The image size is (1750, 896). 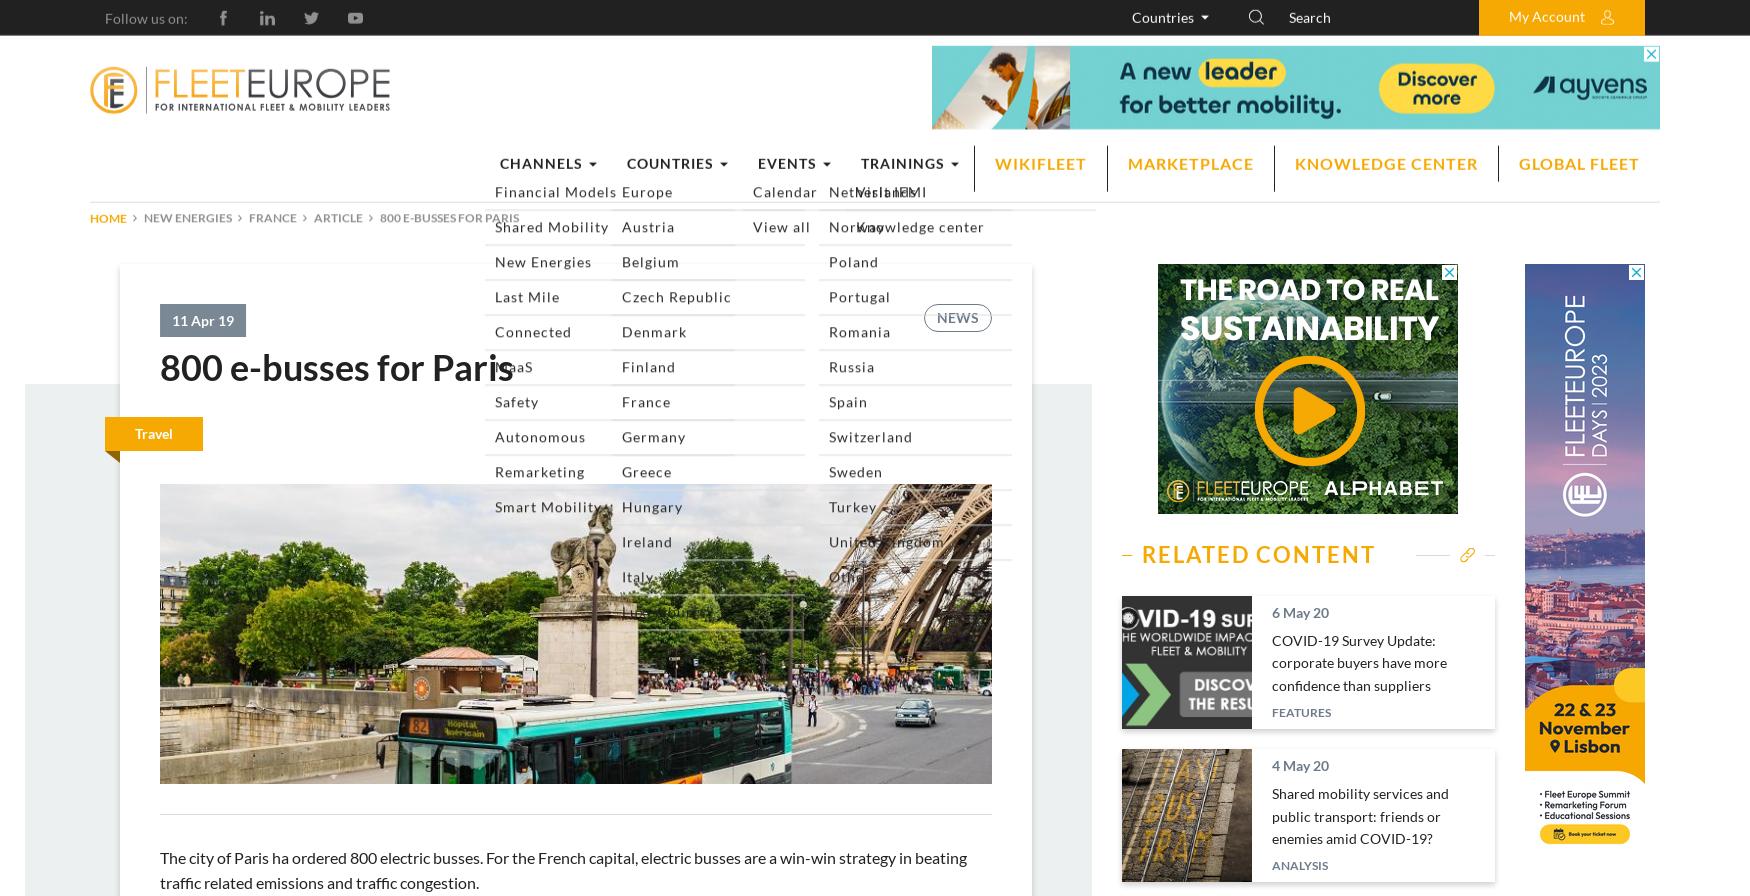 What do you see at coordinates (1179, 219) in the screenshot?
I see `'Germany'` at bounding box center [1179, 219].